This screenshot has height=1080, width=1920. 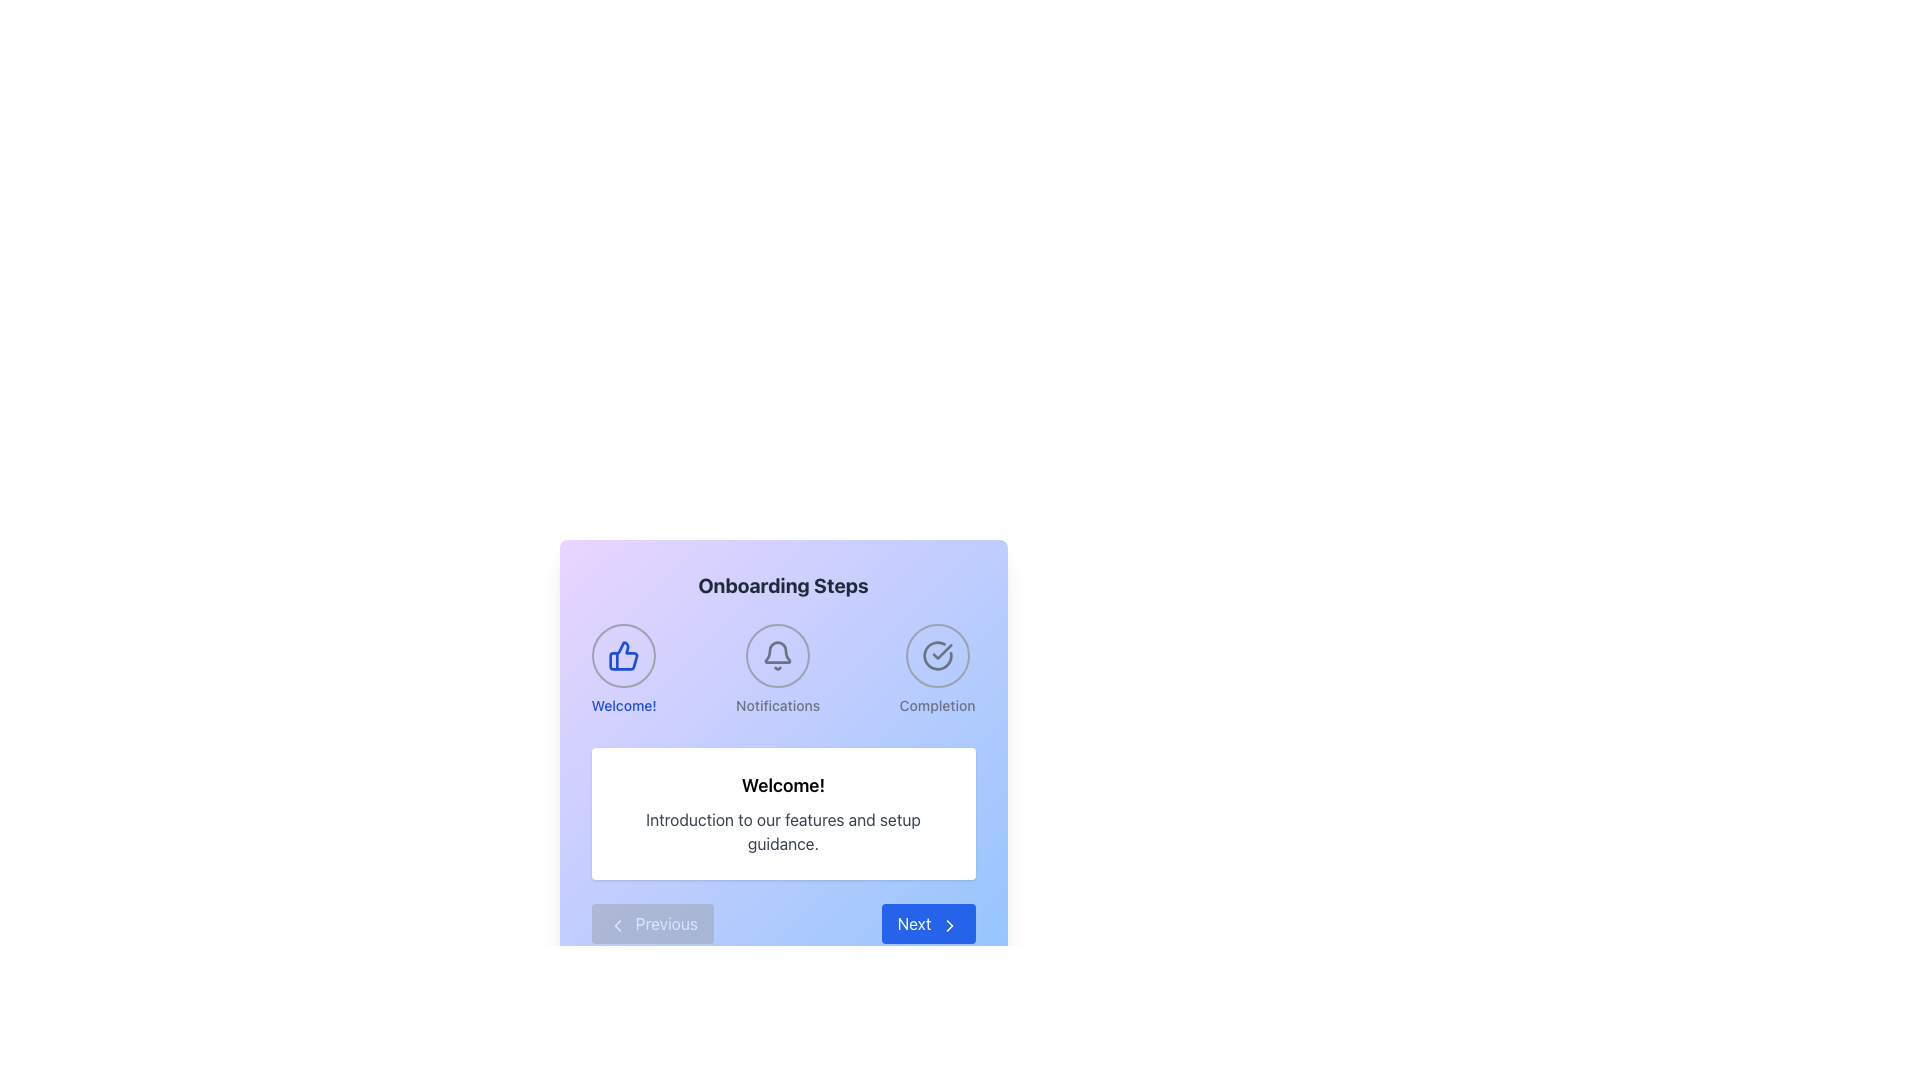 I want to click on the 'thumbs-up' icon with a thin, blue outline in the 'Onboarding Steps' section, so click(x=623, y=655).